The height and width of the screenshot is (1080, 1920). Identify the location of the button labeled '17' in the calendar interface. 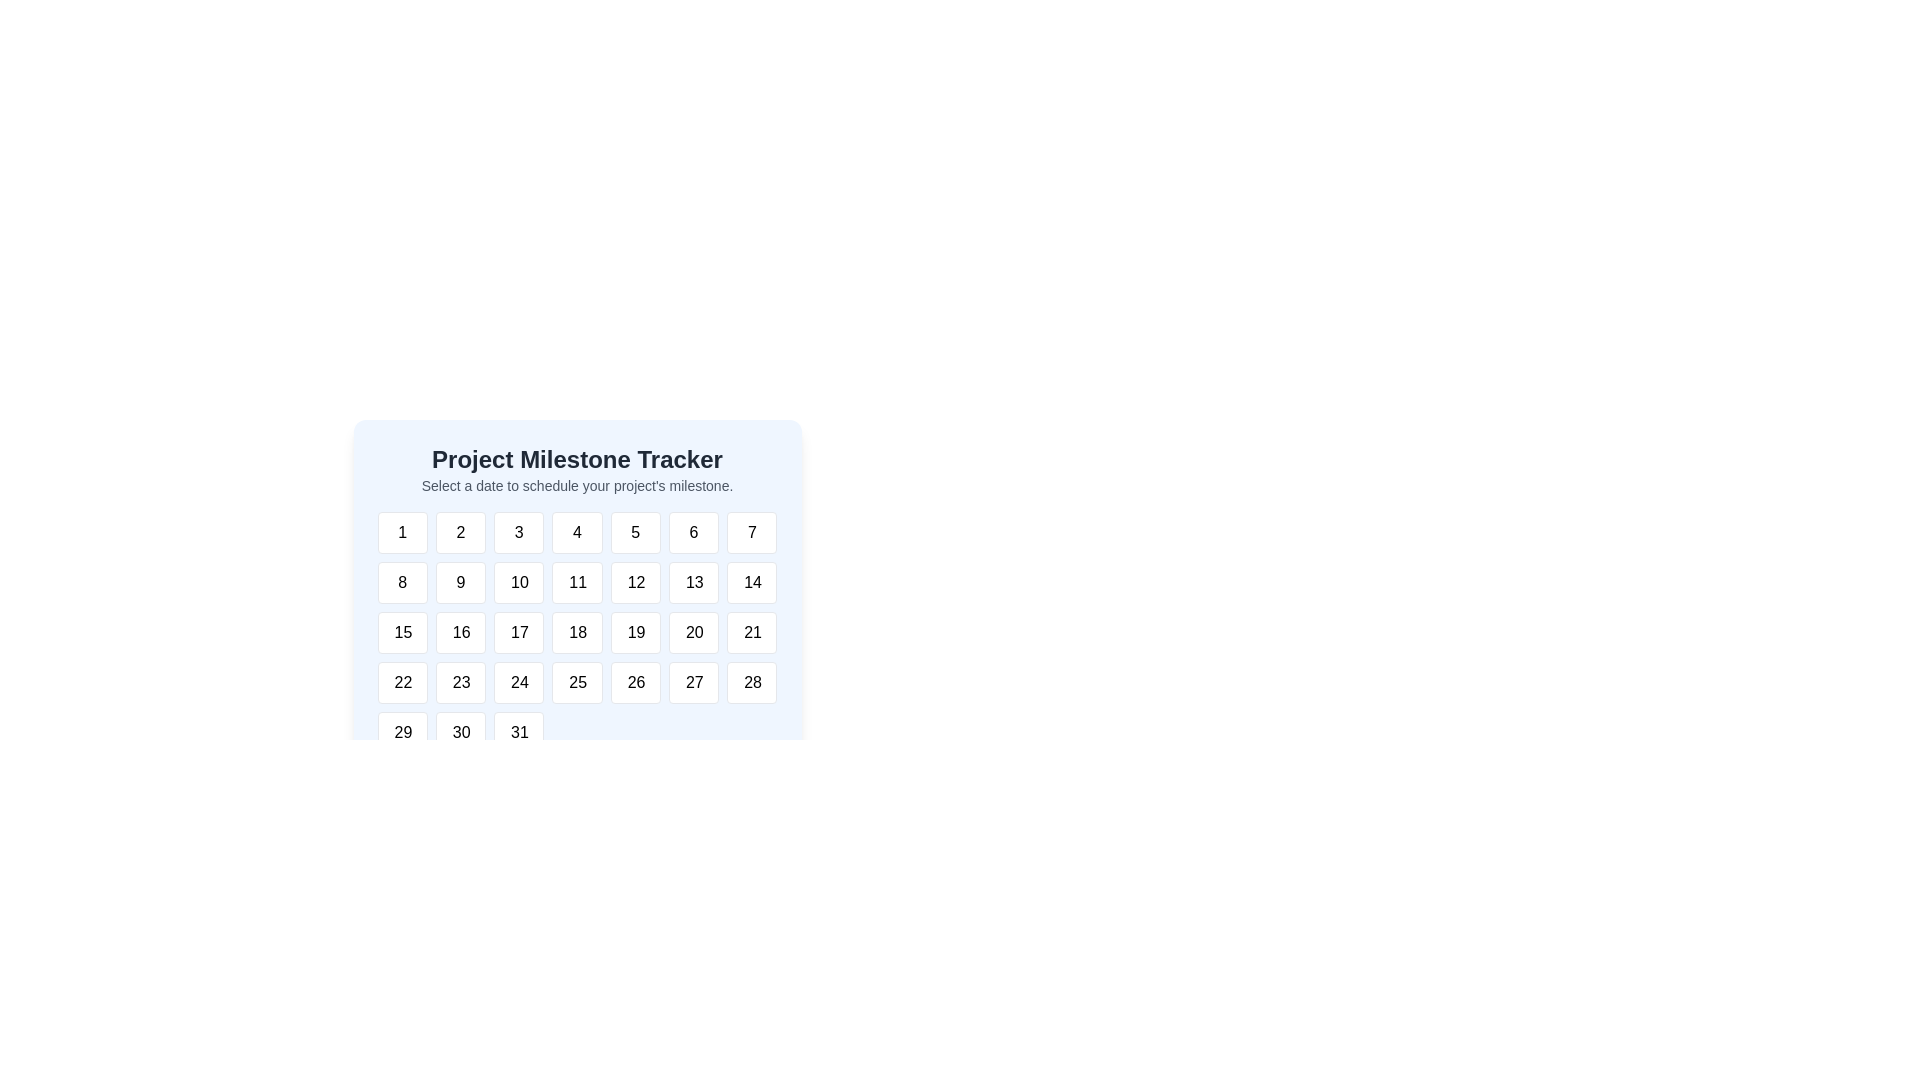
(519, 632).